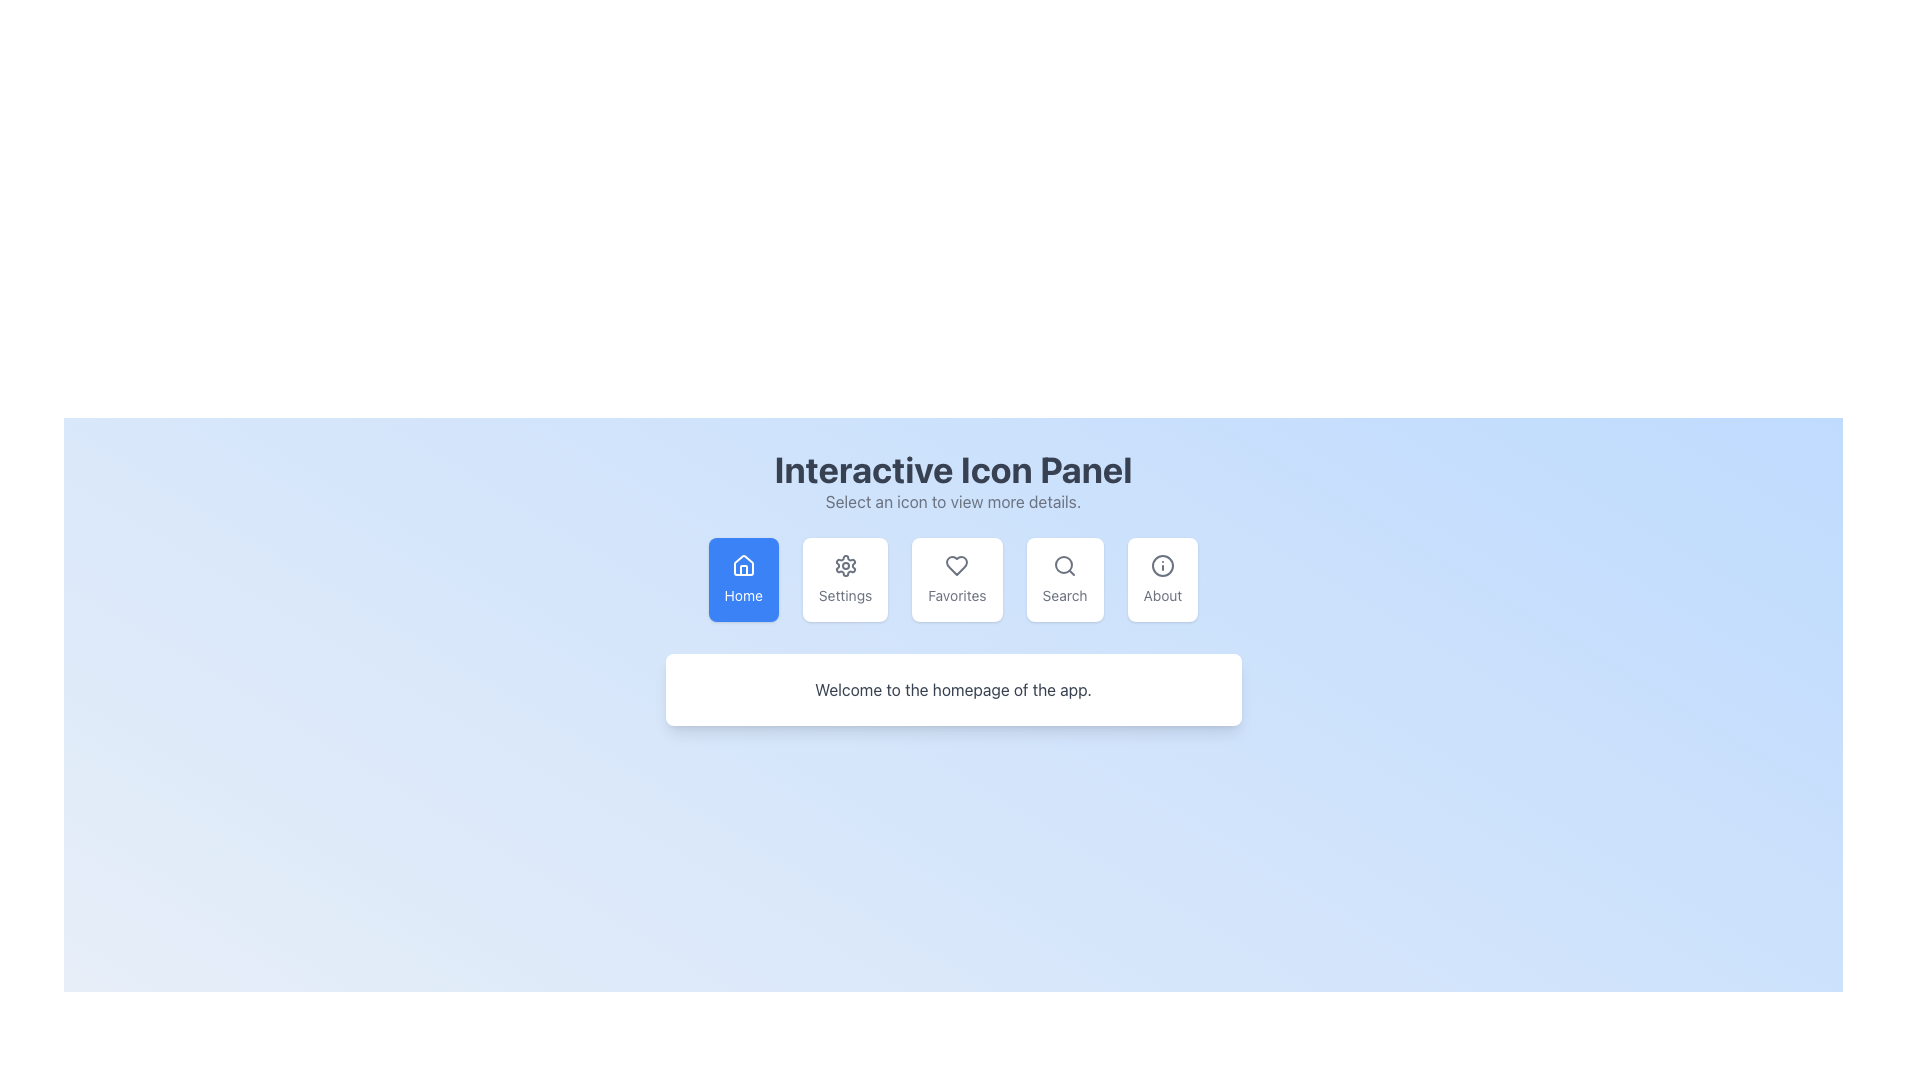  I want to click on the heart icon that symbolizes the 'Favorites' functionality, located at the top-center section of the 'Favorites' interactive card, which is the third card from the left, so click(956, 566).